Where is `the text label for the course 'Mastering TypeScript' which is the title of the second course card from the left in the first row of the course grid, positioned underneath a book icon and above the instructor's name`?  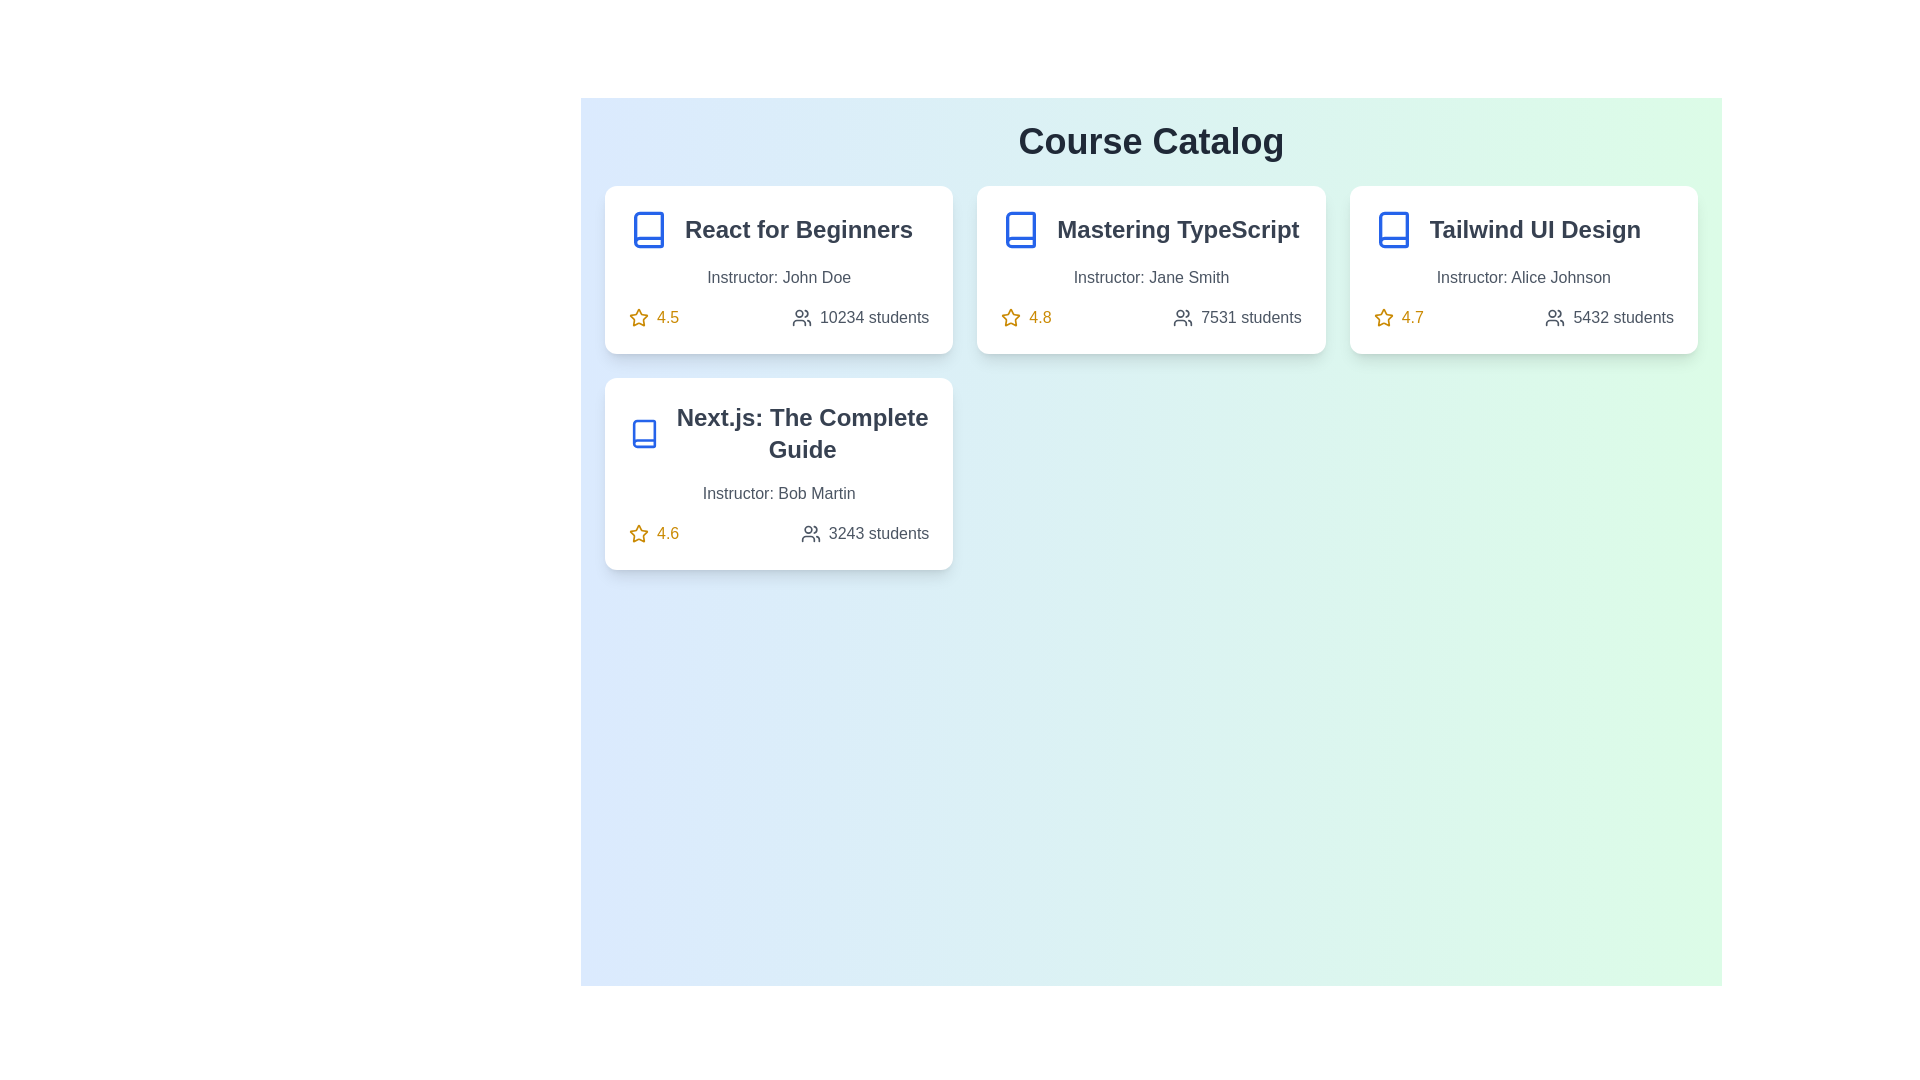 the text label for the course 'Mastering TypeScript' which is the title of the second course card from the left in the first row of the course grid, positioned underneath a book icon and above the instructor's name is located at coordinates (1177, 229).